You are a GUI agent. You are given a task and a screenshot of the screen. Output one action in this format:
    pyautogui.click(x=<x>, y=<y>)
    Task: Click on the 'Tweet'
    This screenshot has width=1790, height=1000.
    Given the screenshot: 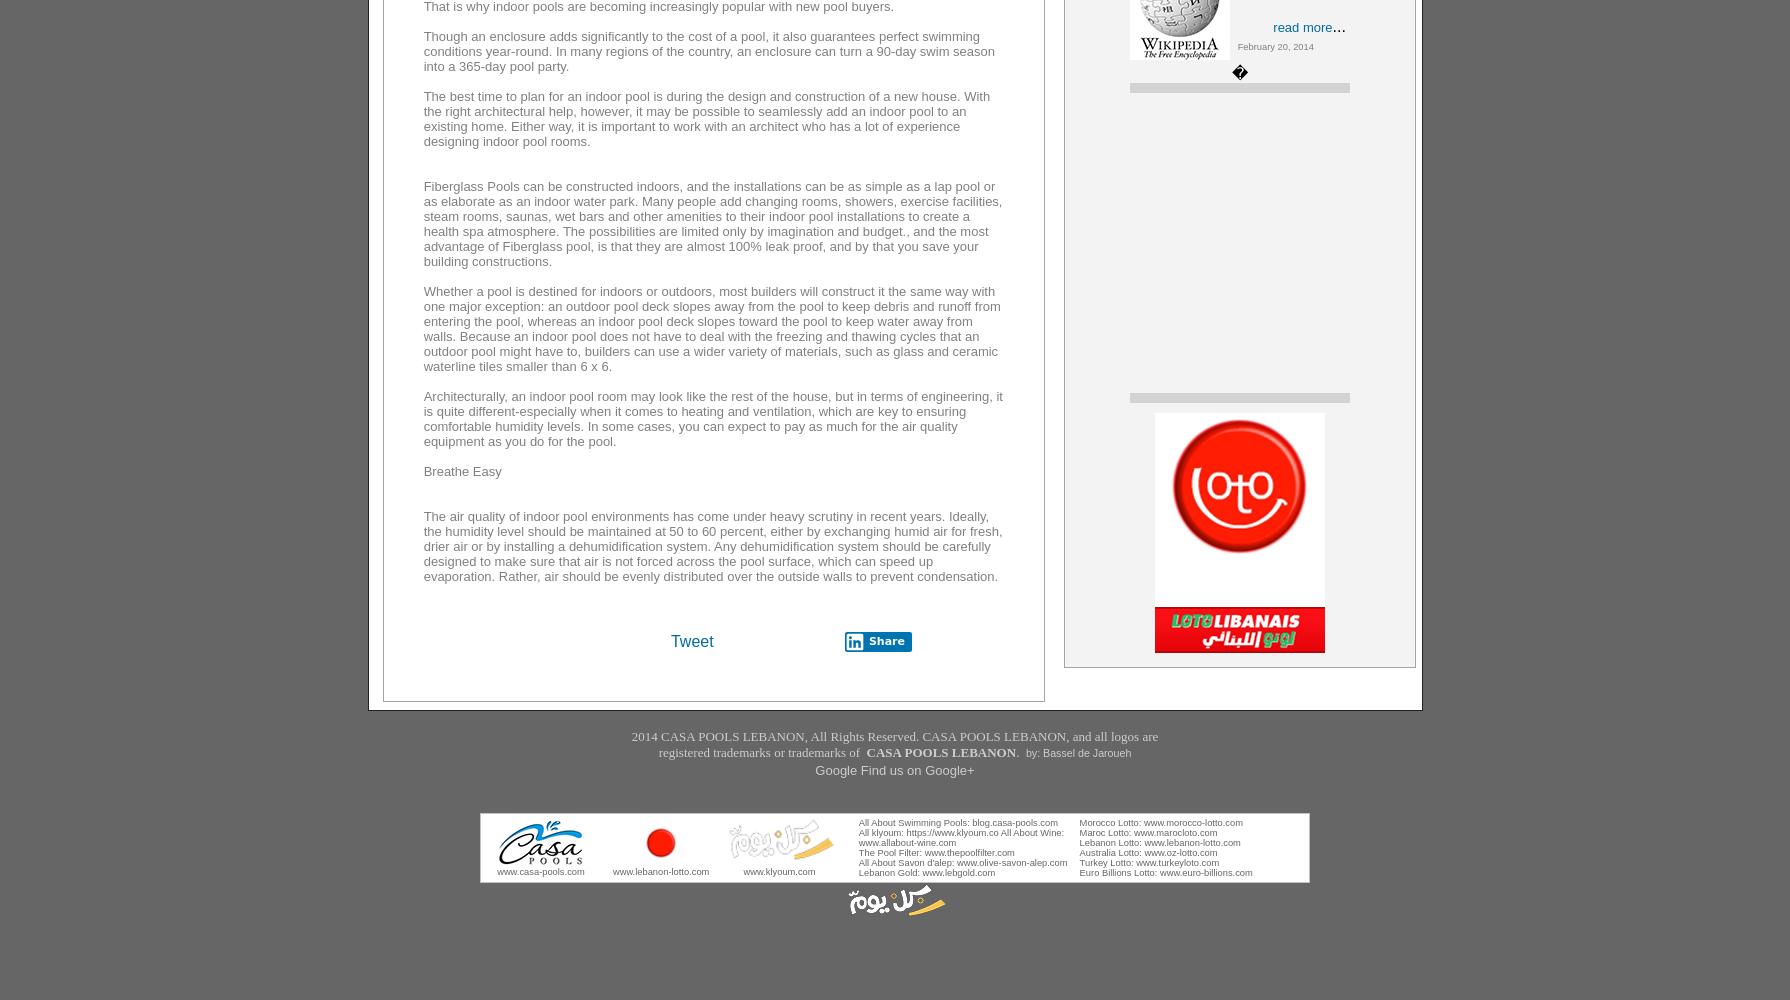 What is the action you would take?
    pyautogui.click(x=690, y=640)
    